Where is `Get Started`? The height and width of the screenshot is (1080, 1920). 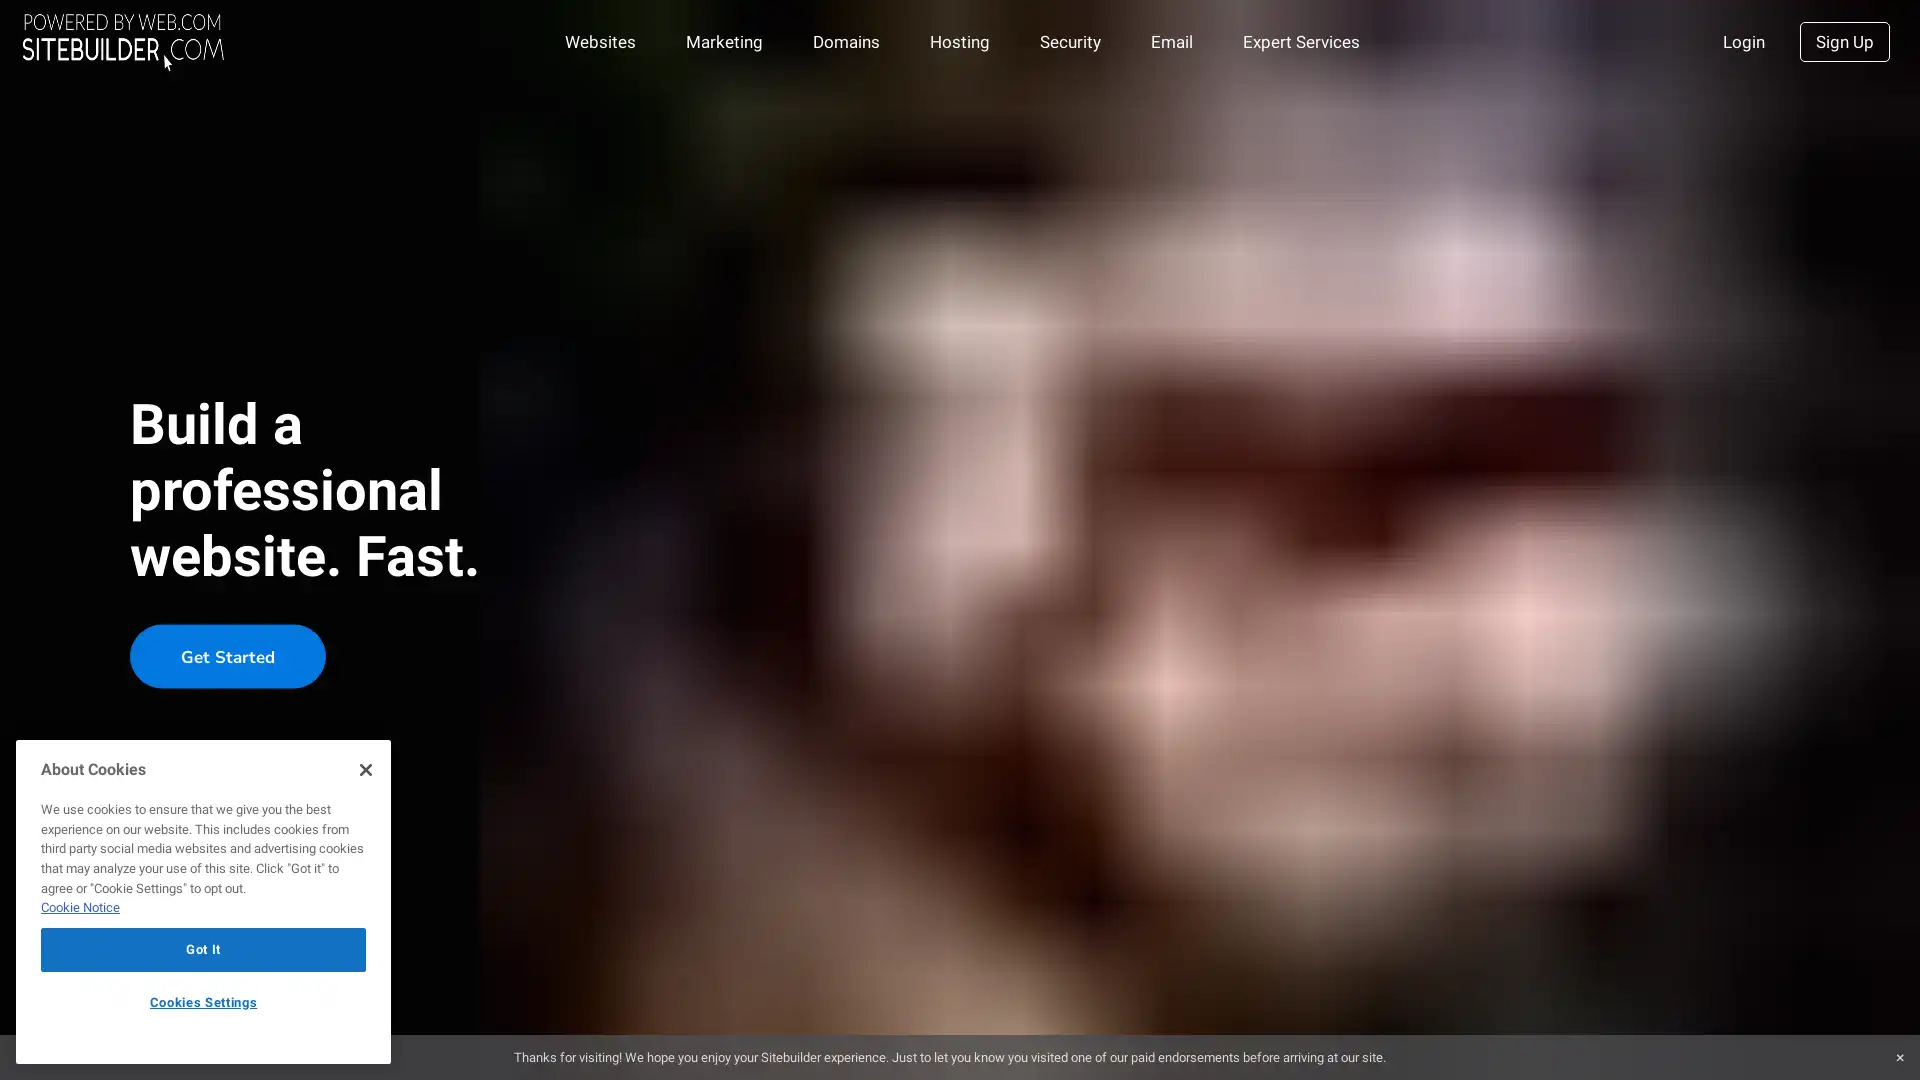 Get Started is located at coordinates (227, 655).